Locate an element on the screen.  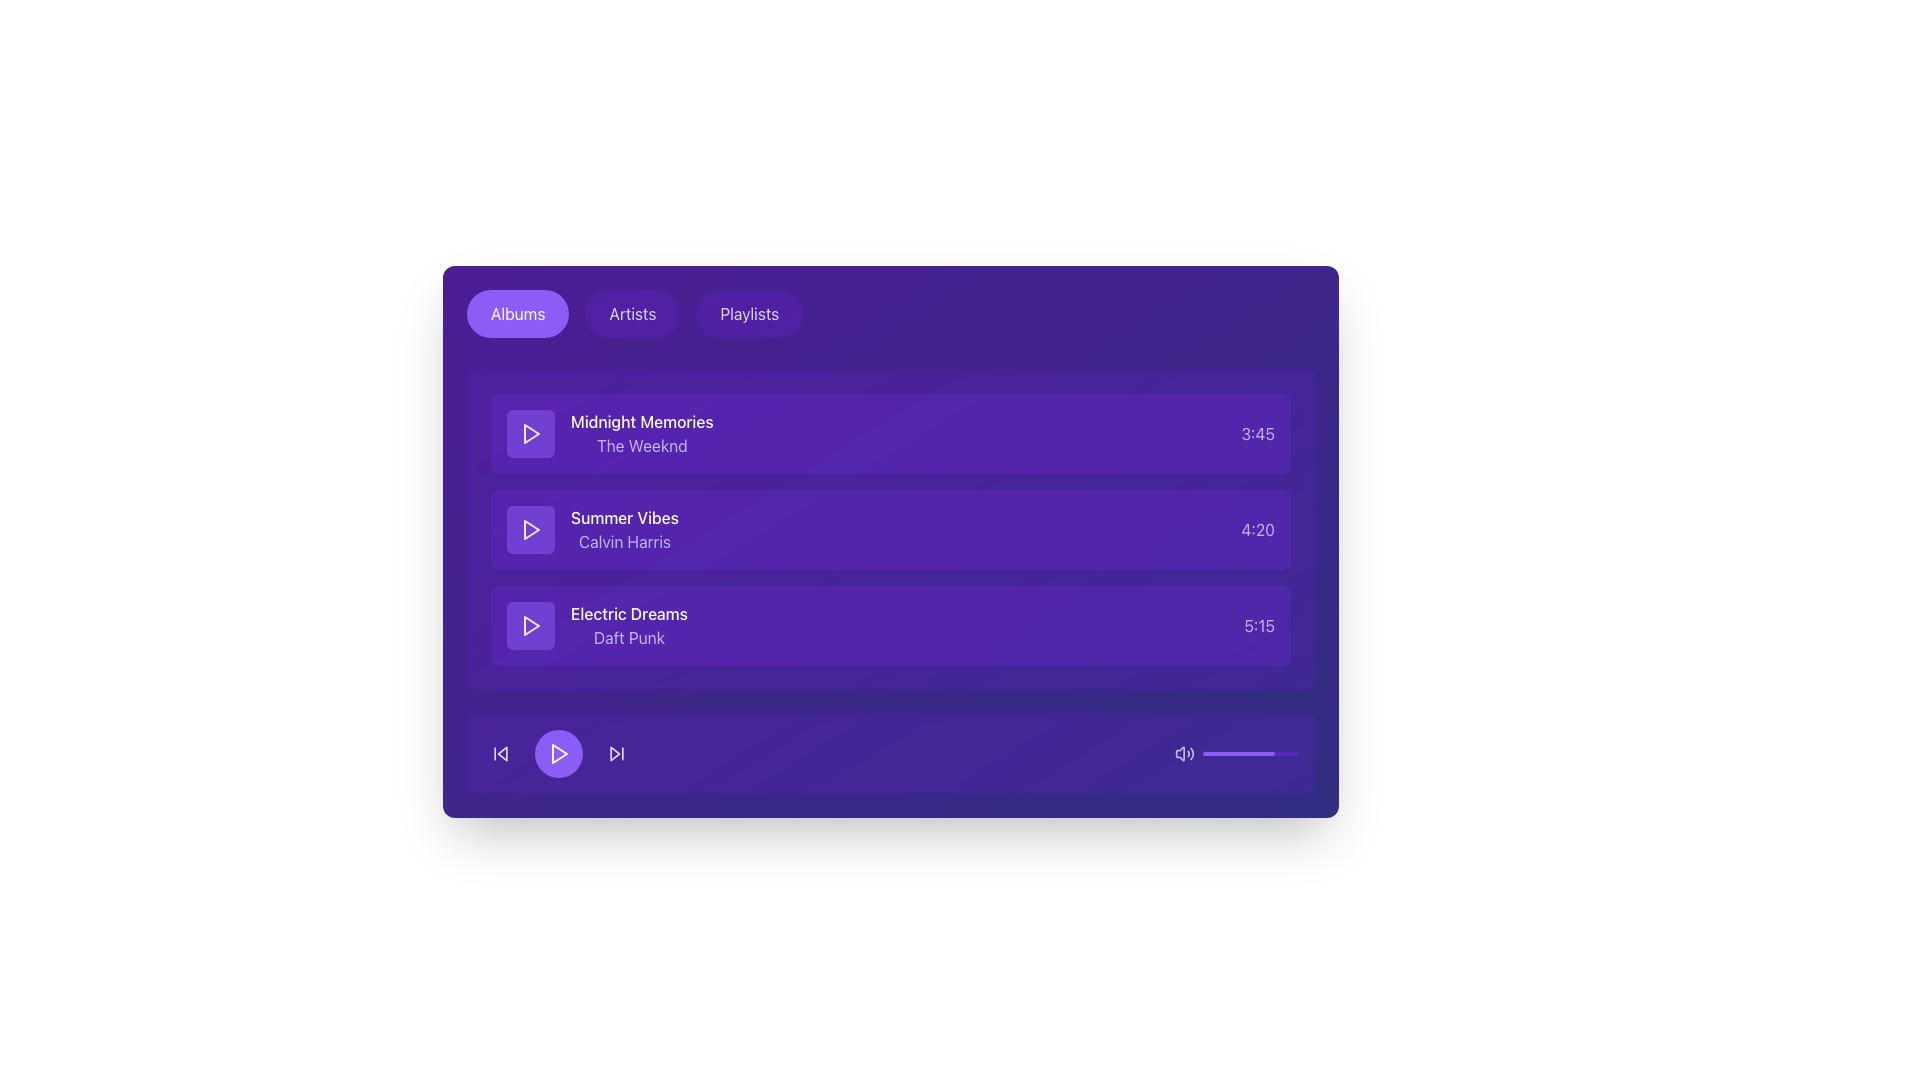
the play button located to the left of the song title 'Summer Vibes' and artist 'Calvin Harris' to initiate playback for the associated song is located at coordinates (531, 528).